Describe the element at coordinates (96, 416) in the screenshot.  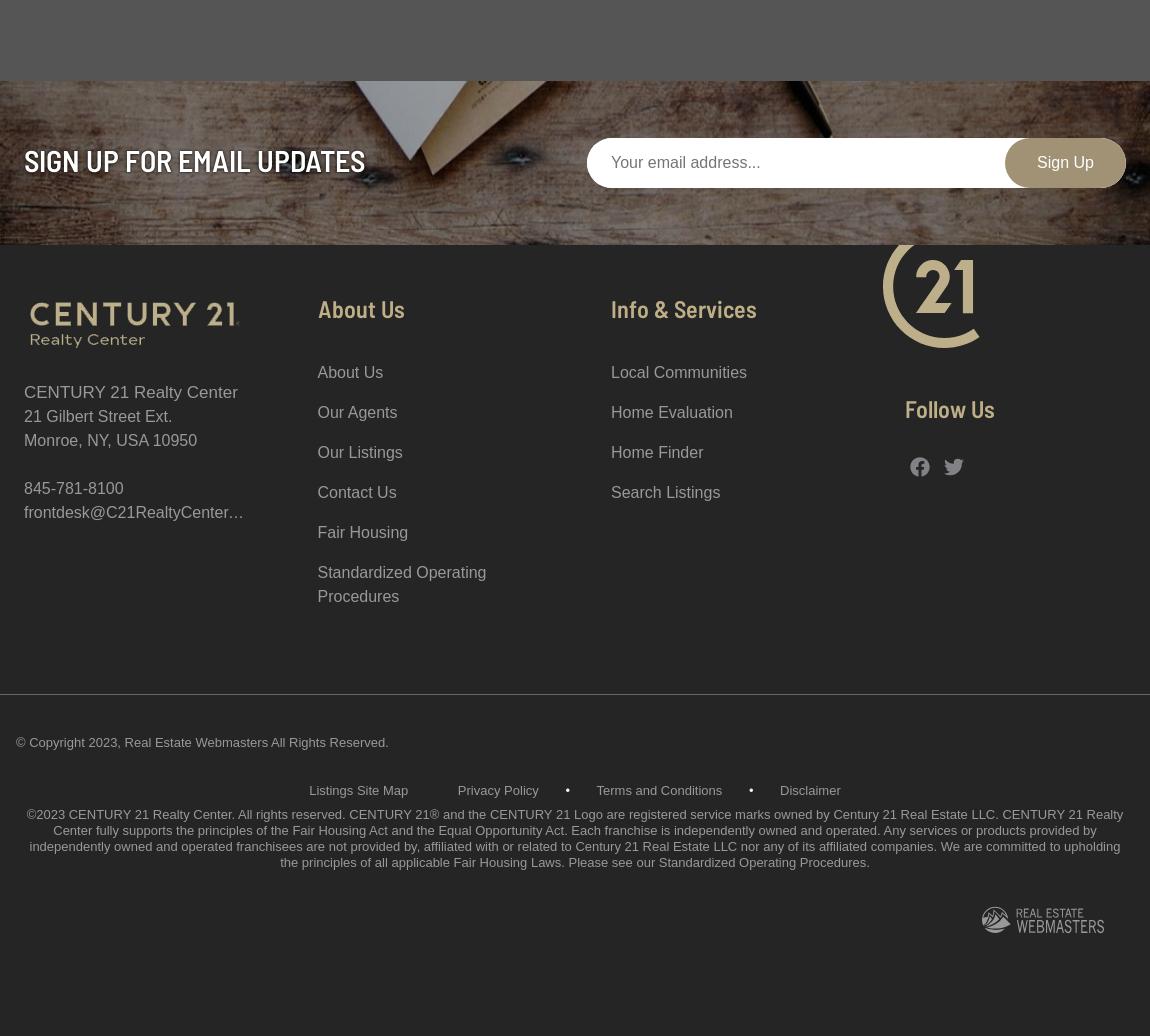
I see `'21 Gilbert Street Ext.'` at that location.